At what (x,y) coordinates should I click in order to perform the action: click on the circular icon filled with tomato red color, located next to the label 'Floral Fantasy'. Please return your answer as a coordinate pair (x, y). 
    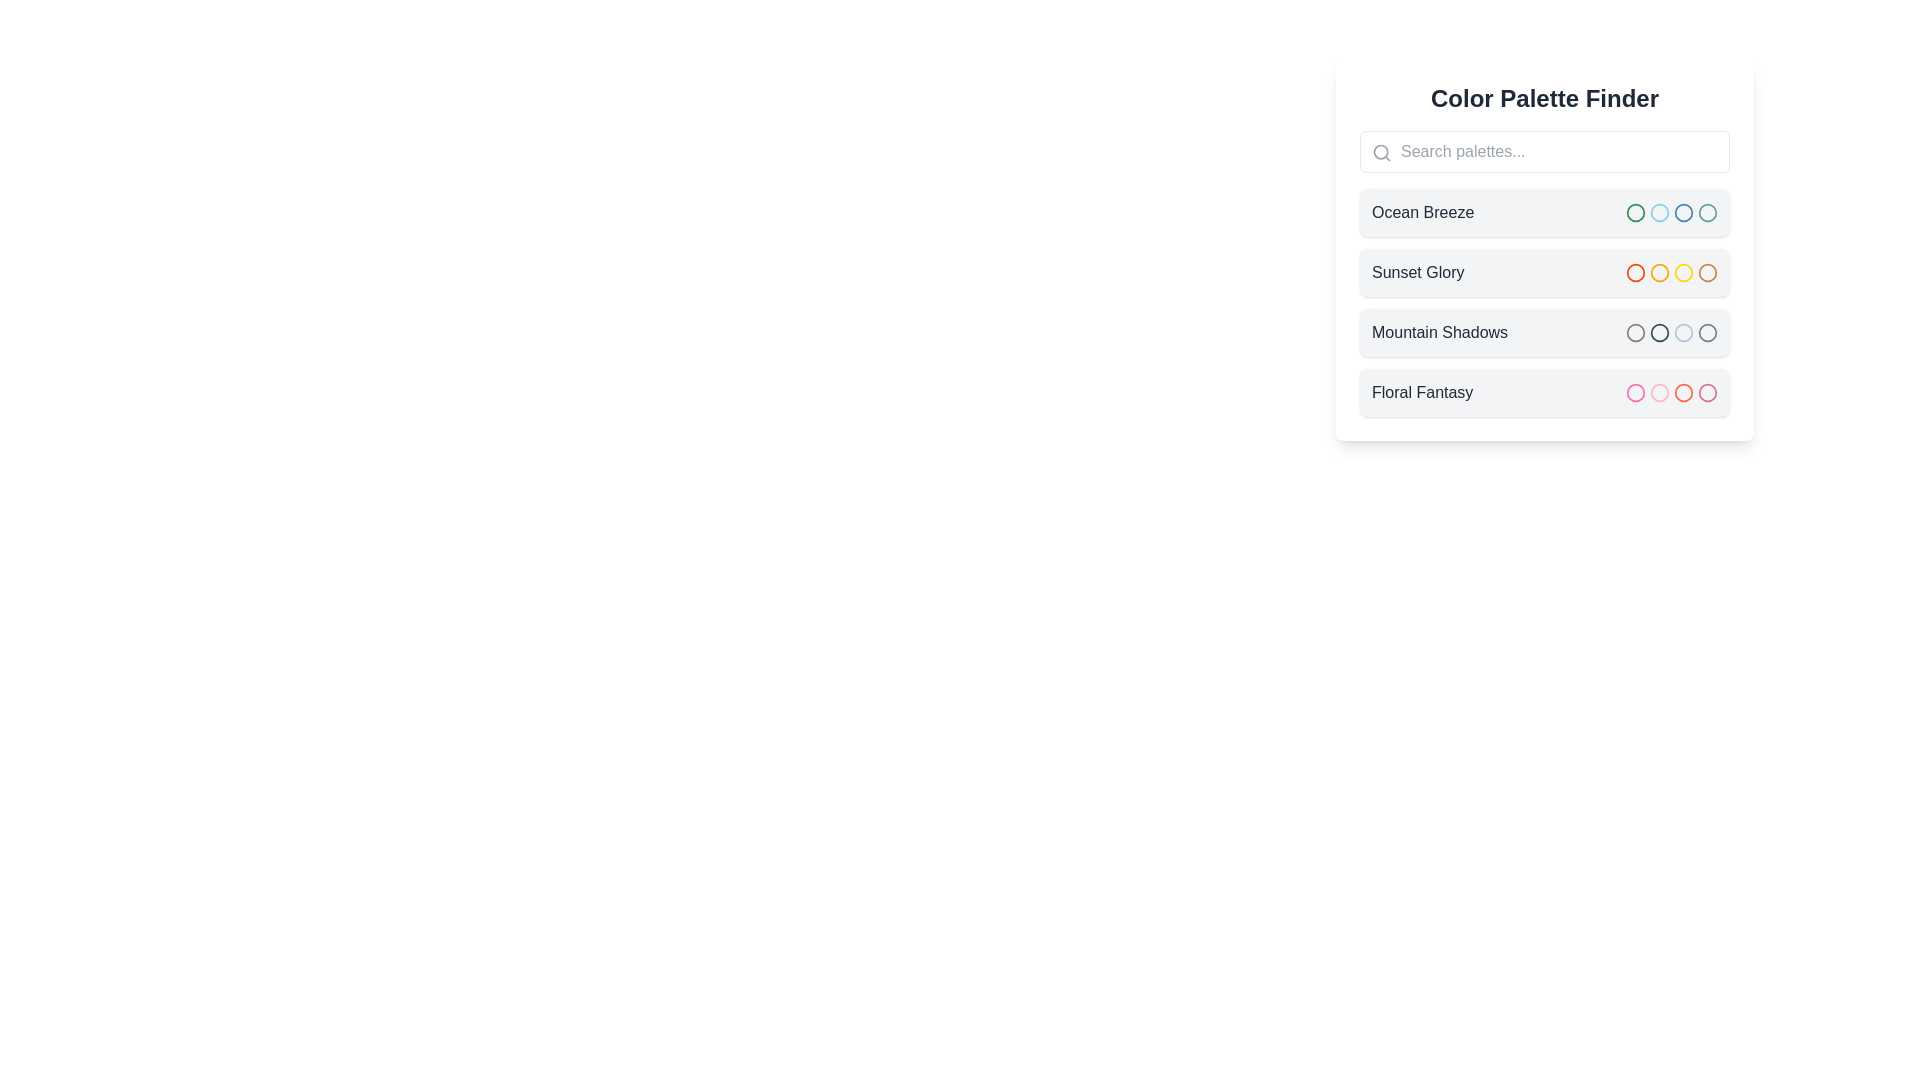
    Looking at the image, I should click on (1683, 393).